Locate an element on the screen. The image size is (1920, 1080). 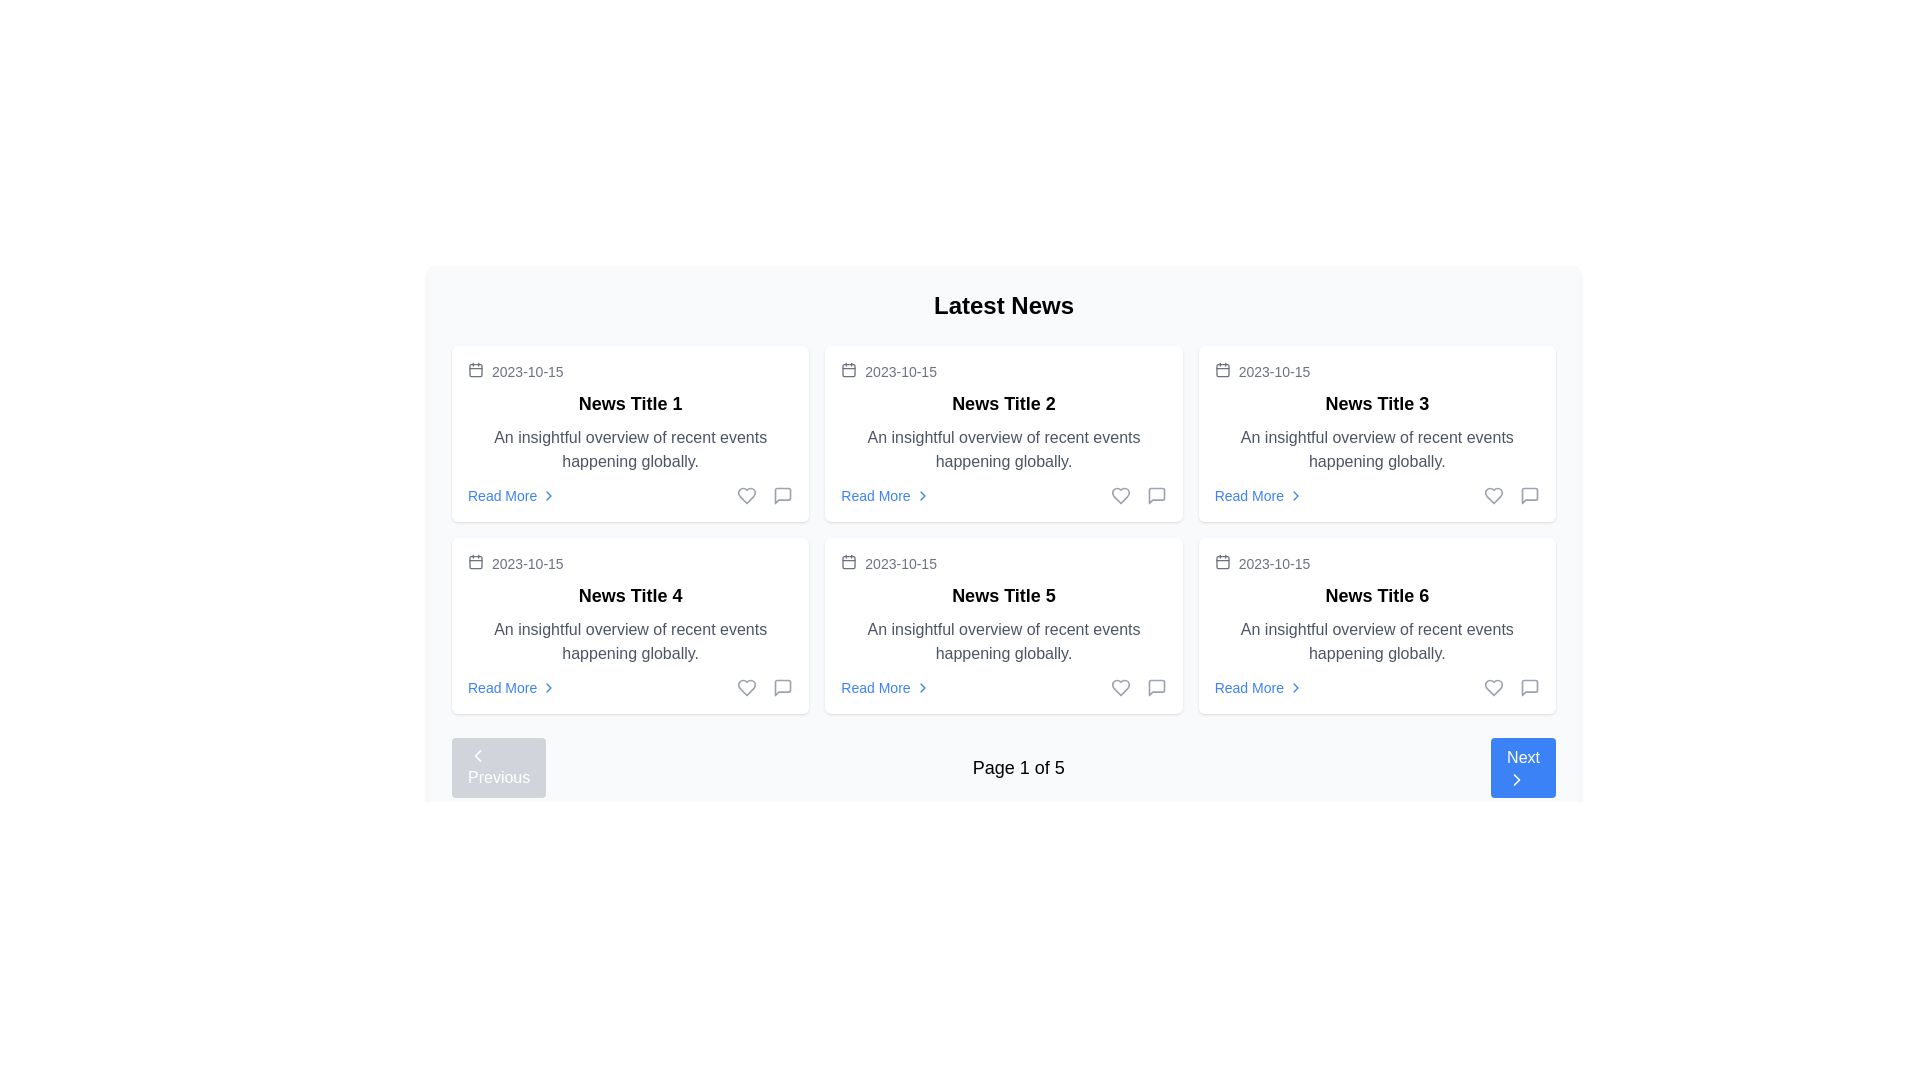
the call-to-action link located at the lower part of the 'News Title 1' card is located at coordinates (629, 495).